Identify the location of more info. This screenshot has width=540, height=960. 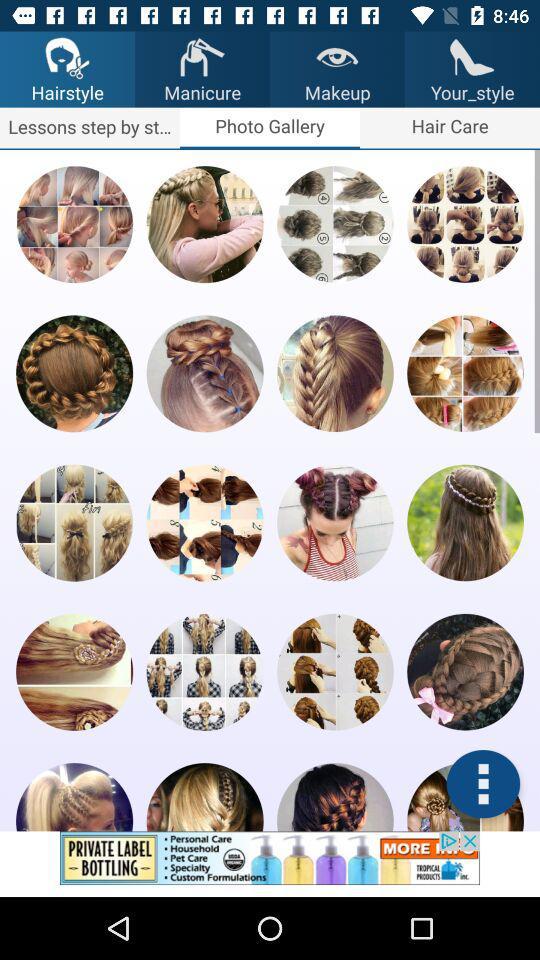
(482, 784).